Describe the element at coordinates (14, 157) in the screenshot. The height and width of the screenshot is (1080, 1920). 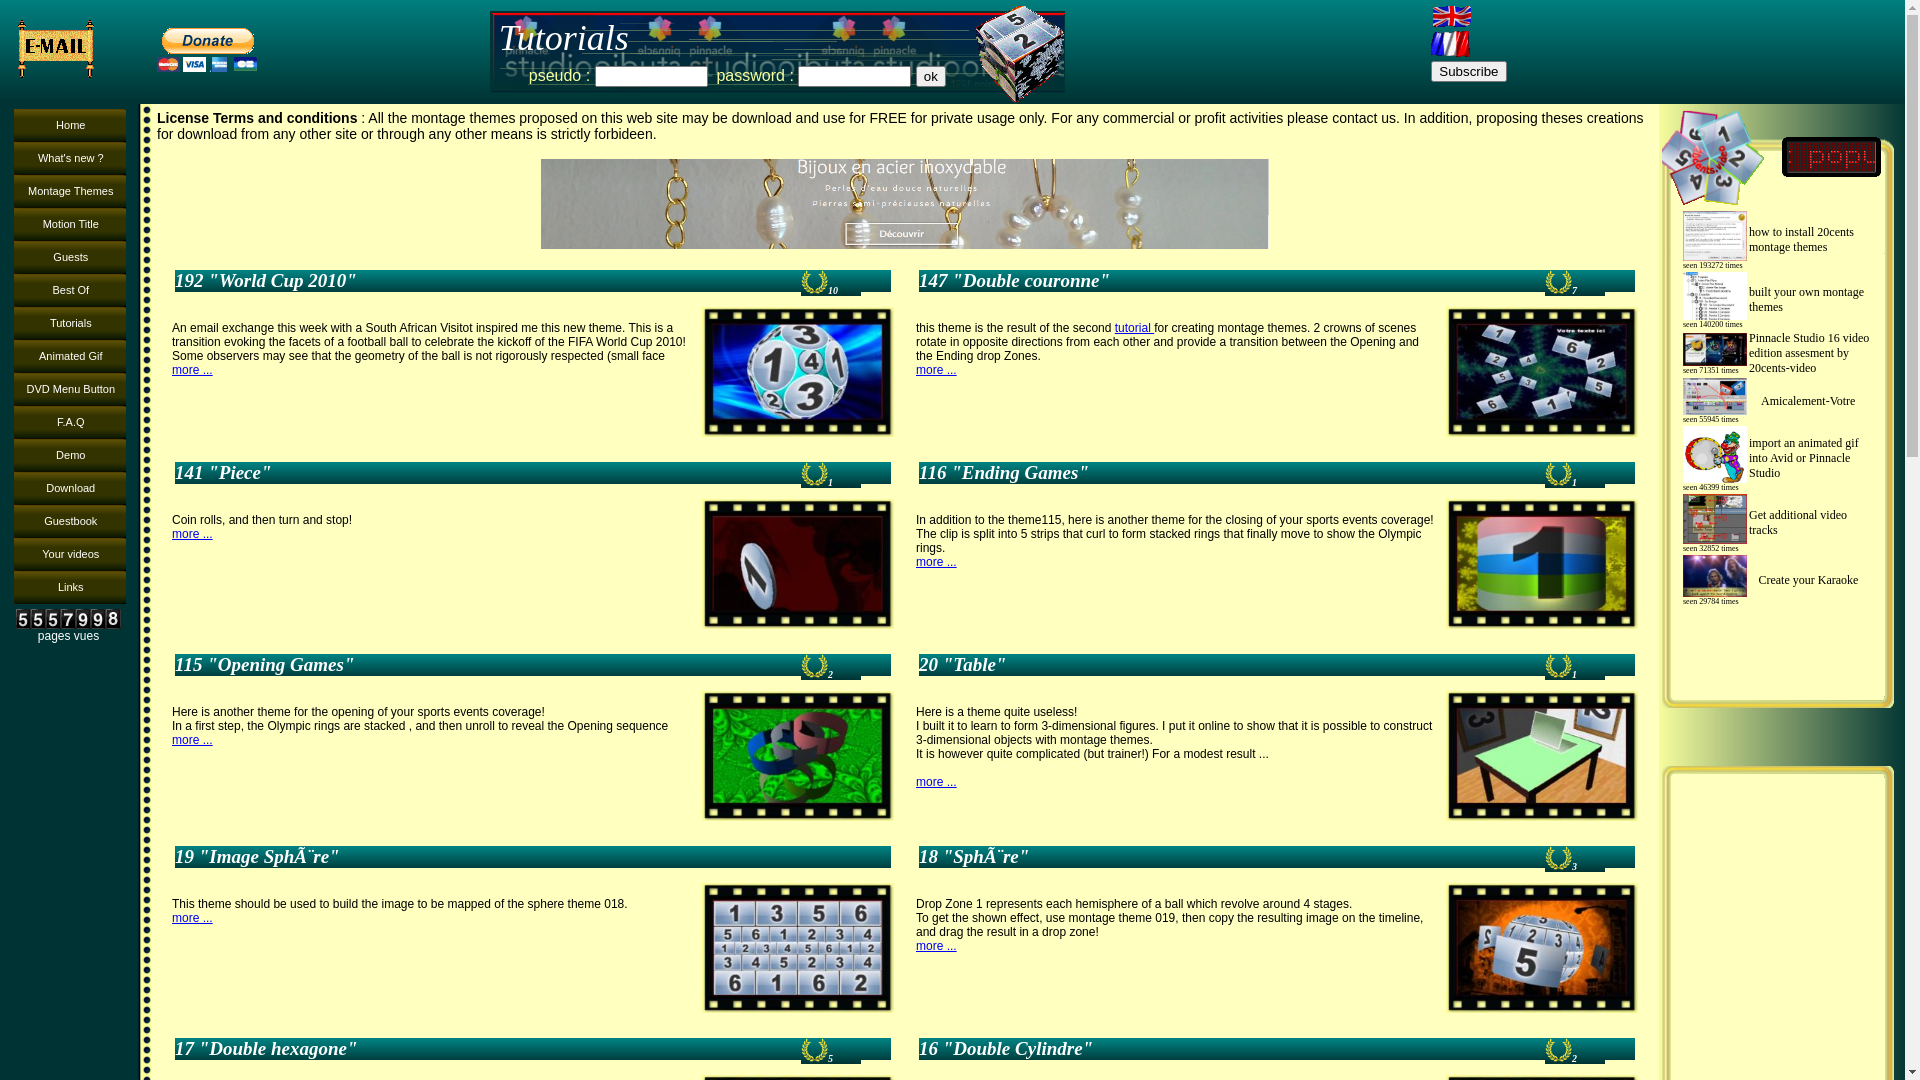
I see `'What's new ?'` at that location.